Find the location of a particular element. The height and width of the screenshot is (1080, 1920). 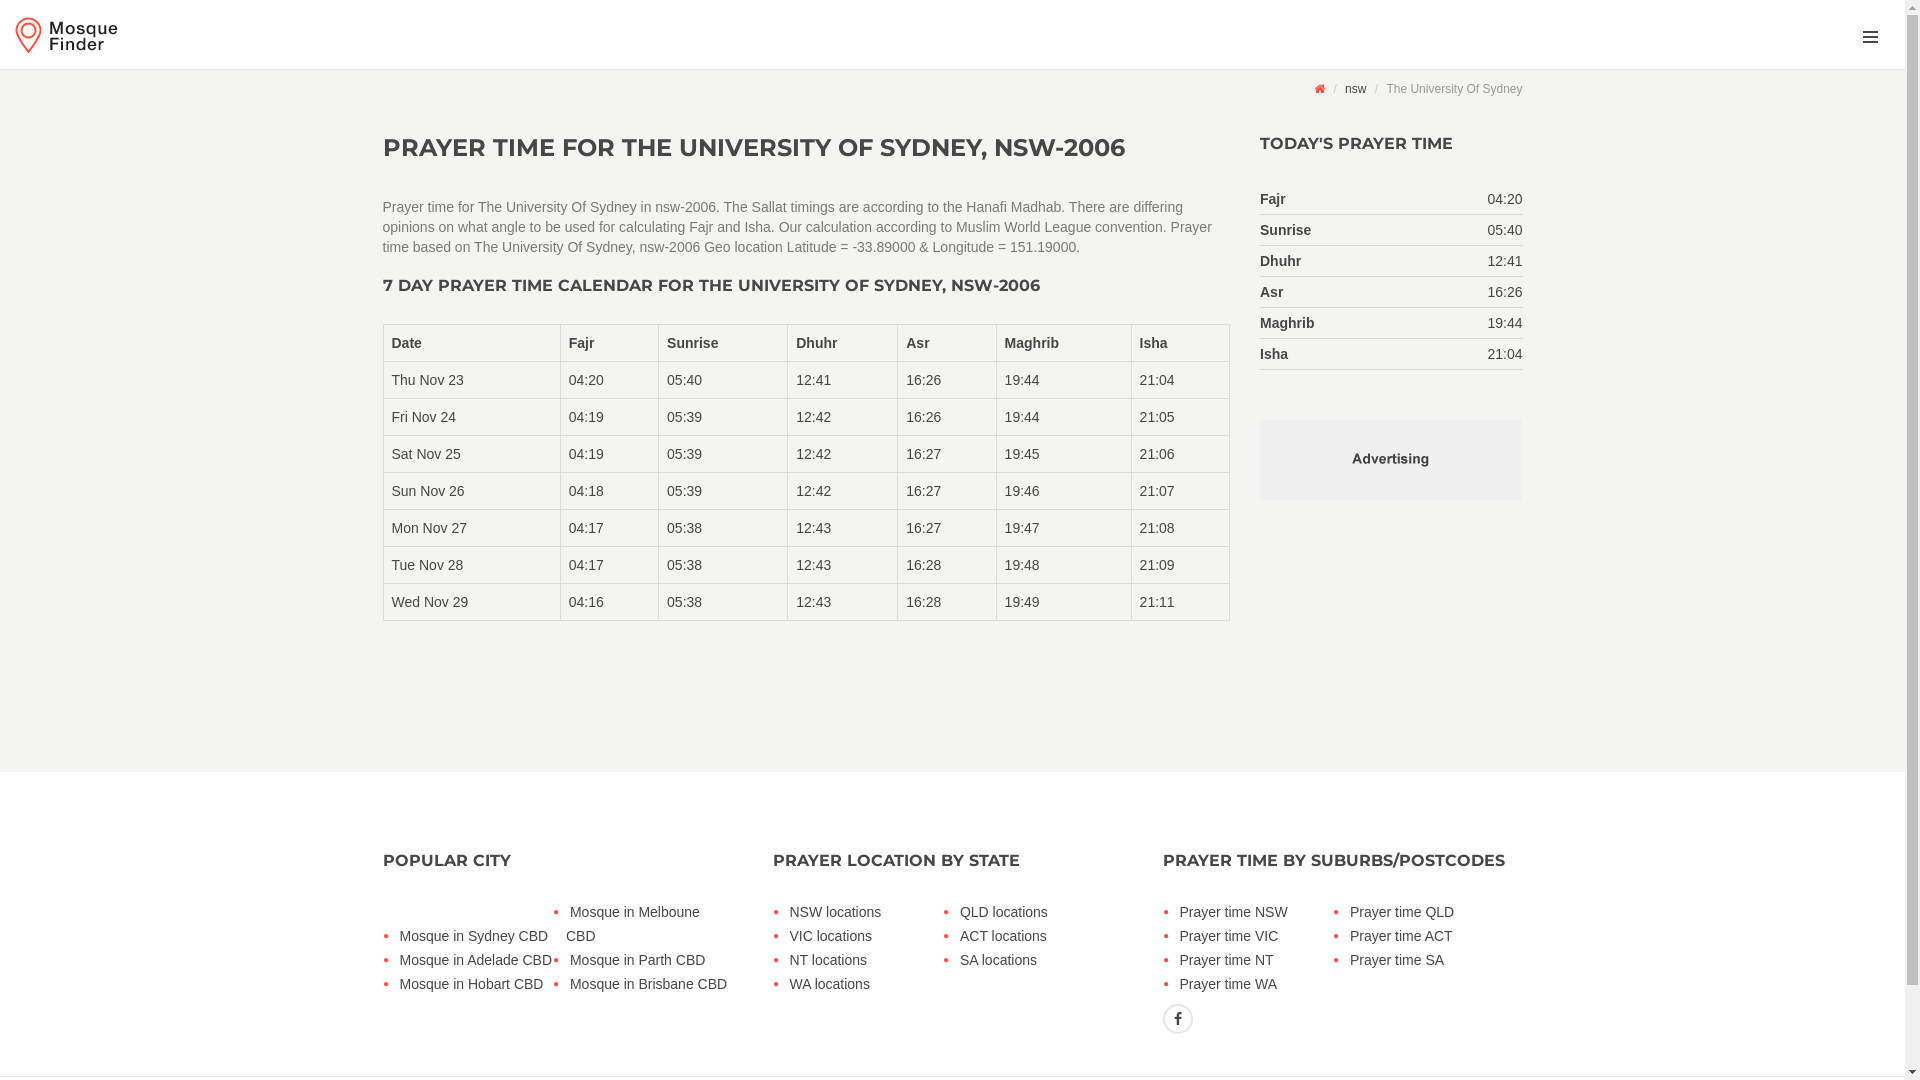

'Mosque in Melboune CBD' is located at coordinates (565, 924).